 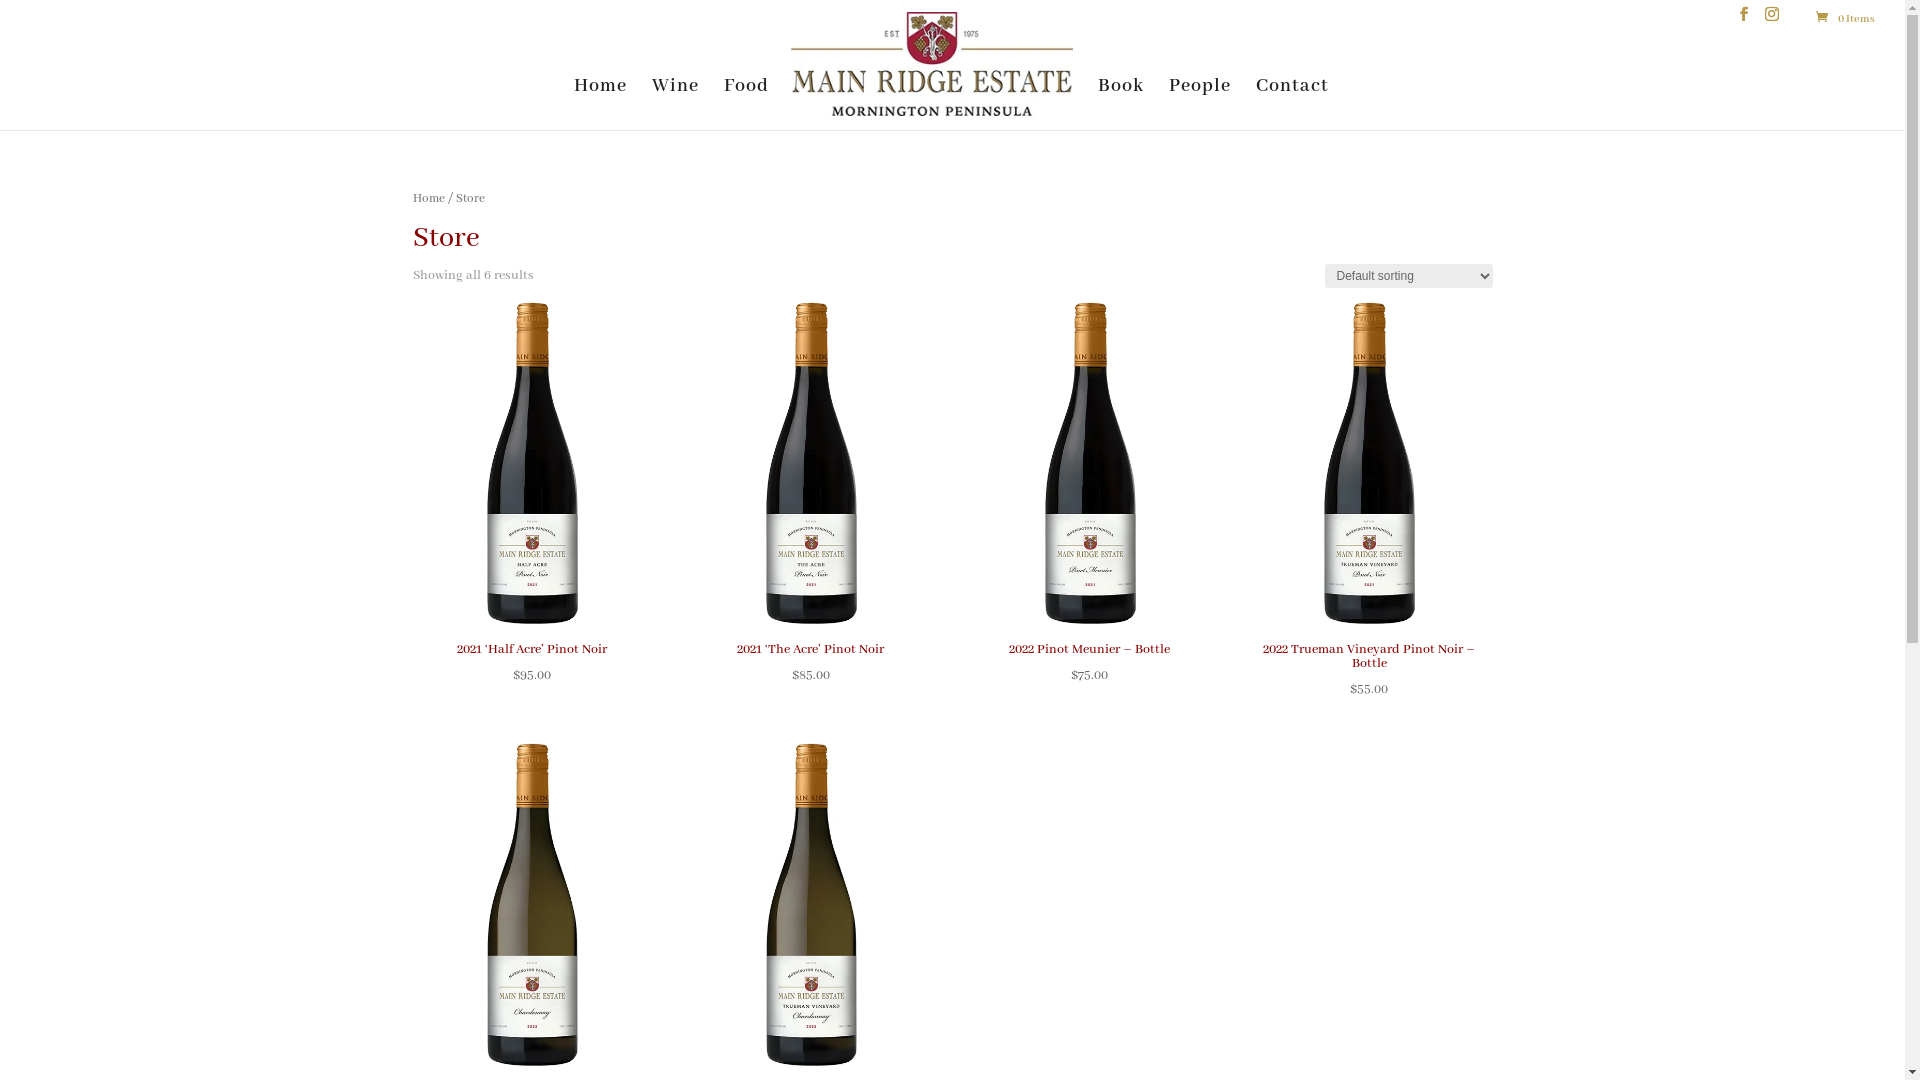 I want to click on 'People', so click(x=1200, y=100).